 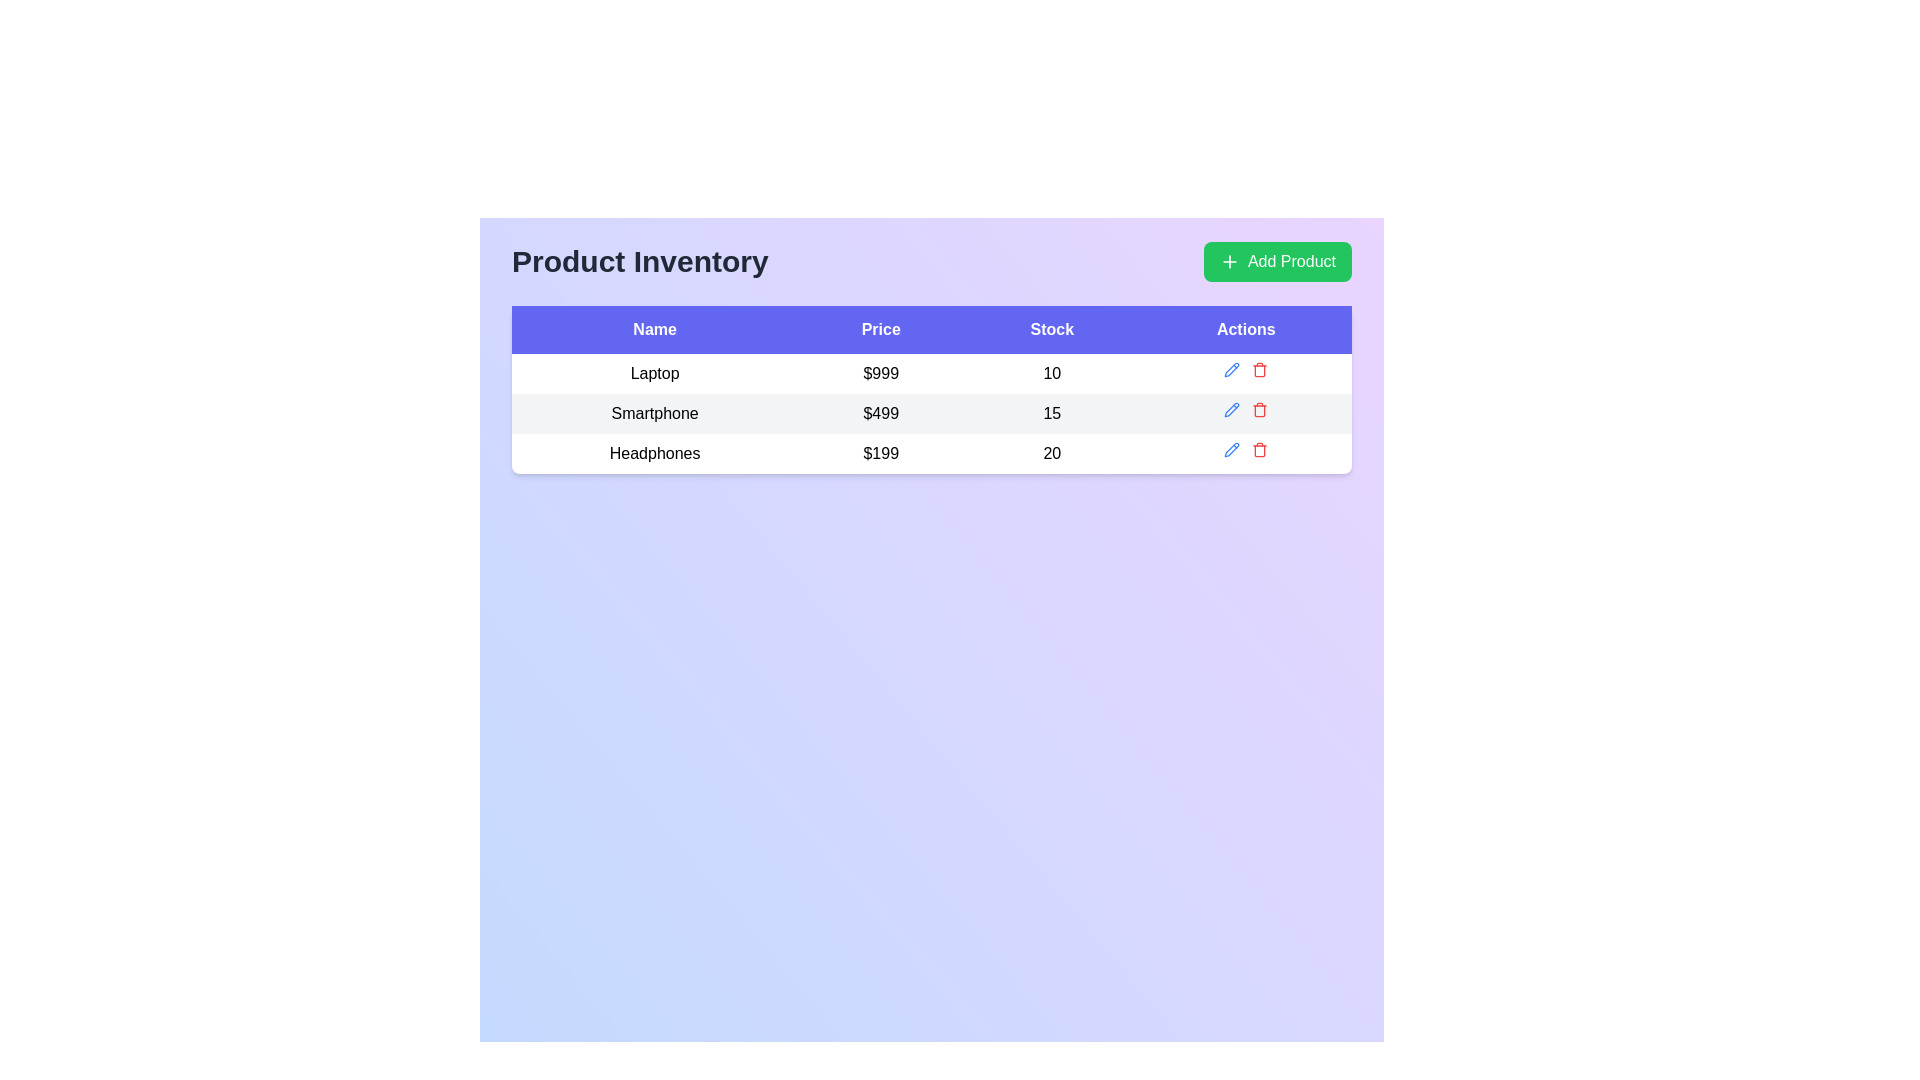 I want to click on the red trash can icon in the 'Actions' column of the last row, so click(x=1259, y=450).